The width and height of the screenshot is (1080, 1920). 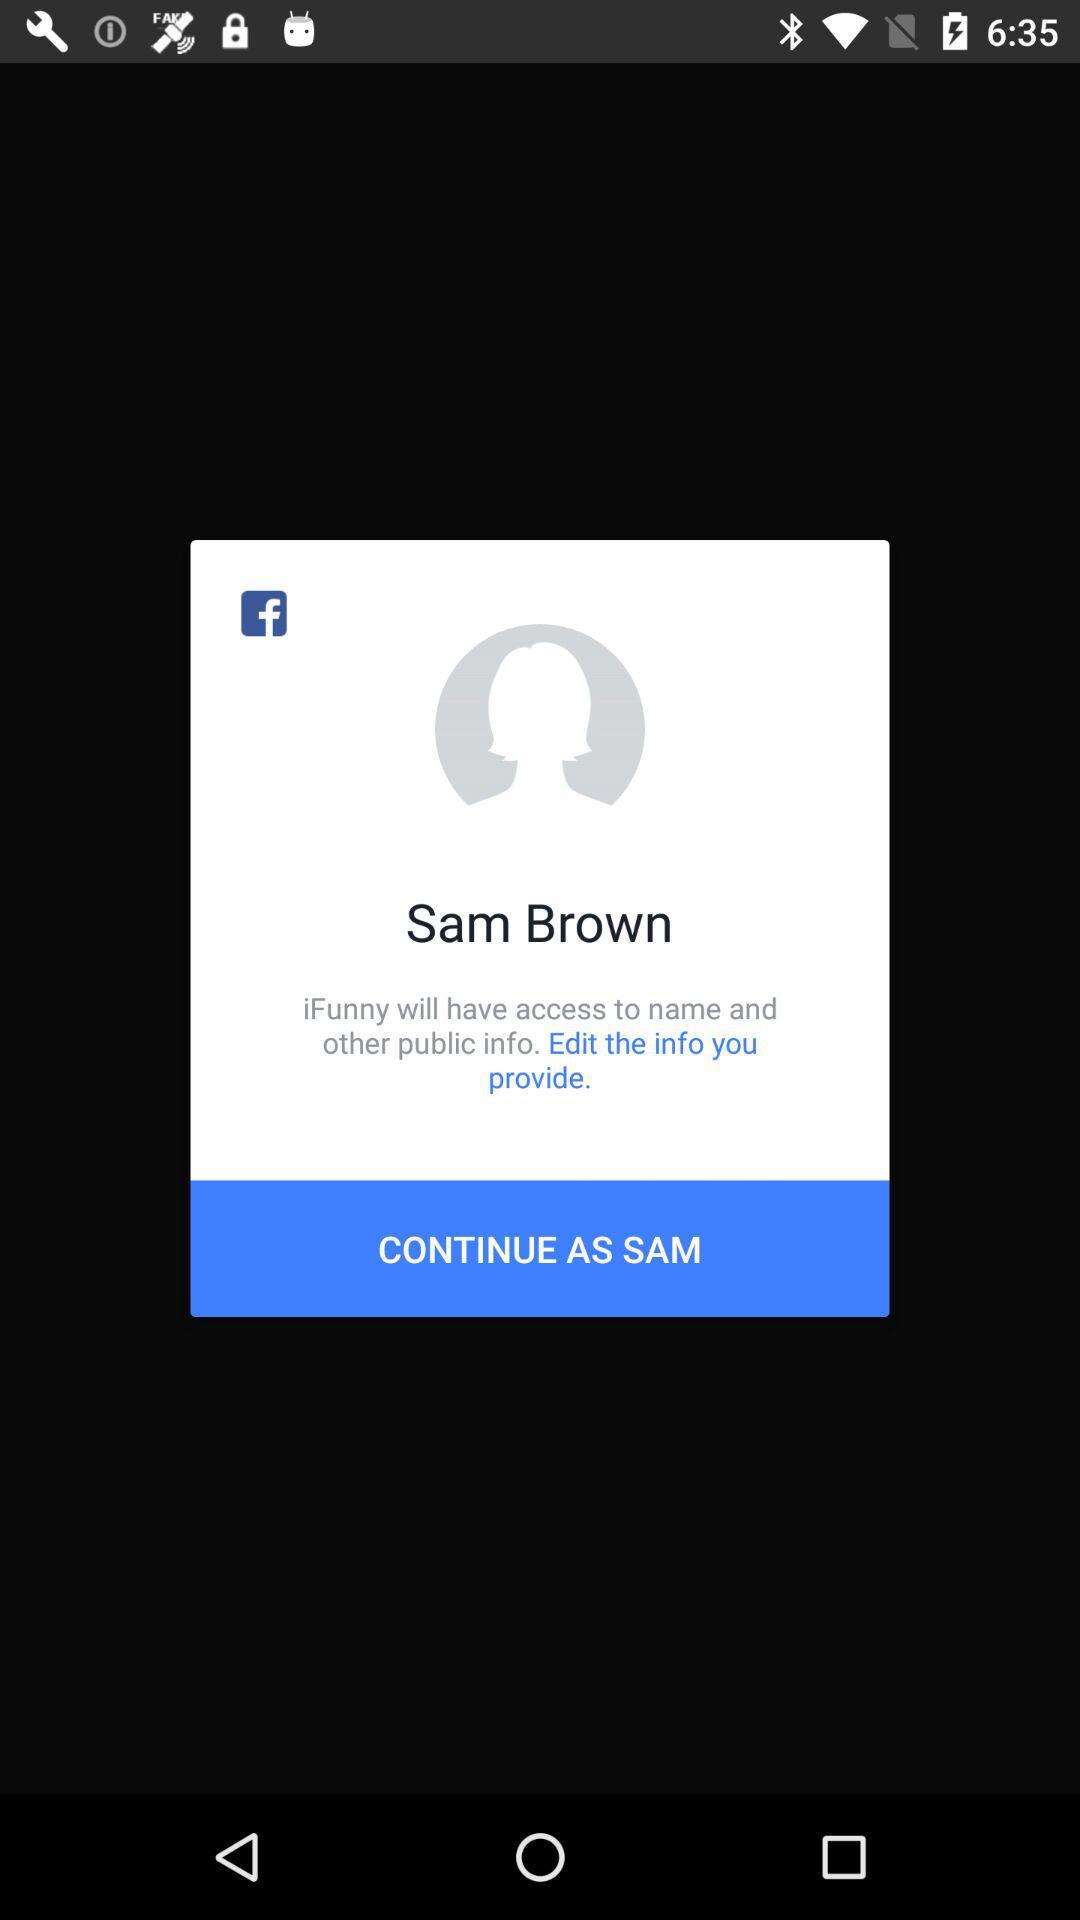 What do you see at coordinates (540, 1041) in the screenshot?
I see `the item below the sam brown` at bounding box center [540, 1041].